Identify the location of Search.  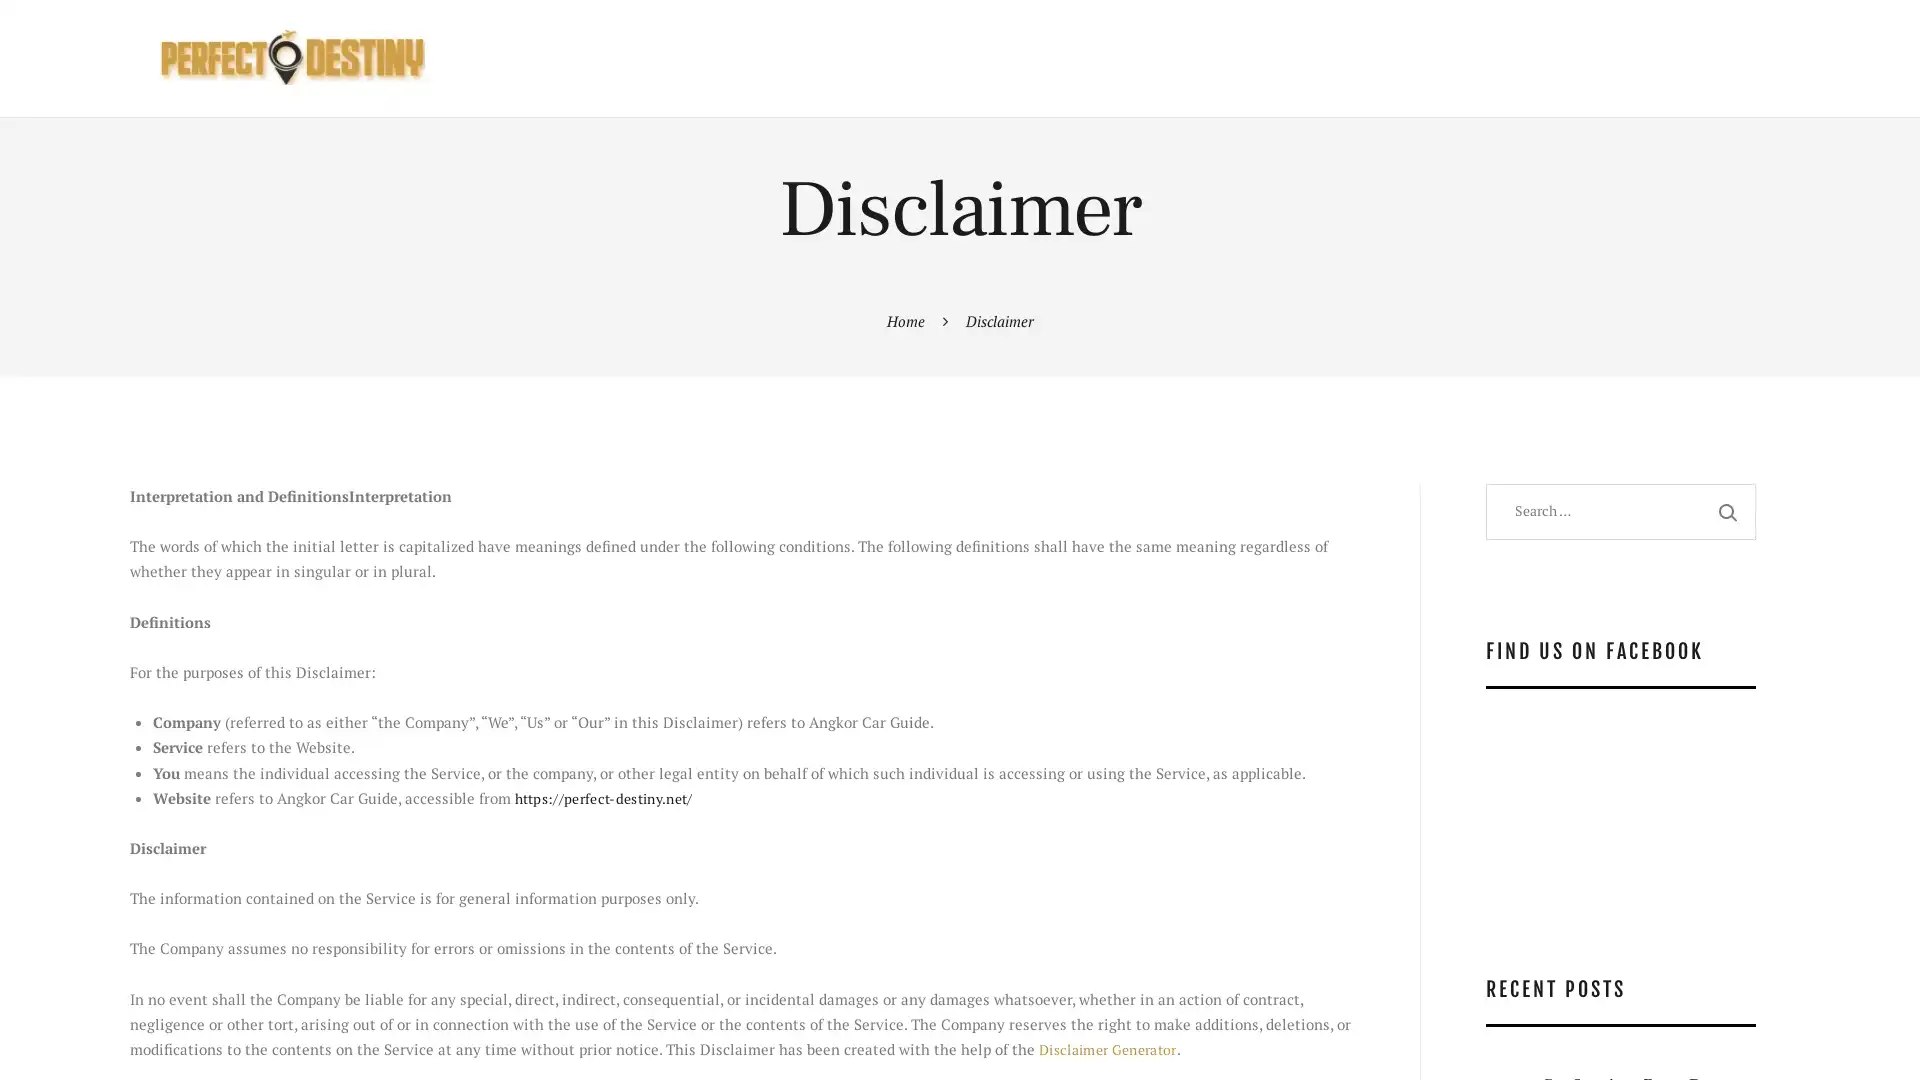
(1728, 514).